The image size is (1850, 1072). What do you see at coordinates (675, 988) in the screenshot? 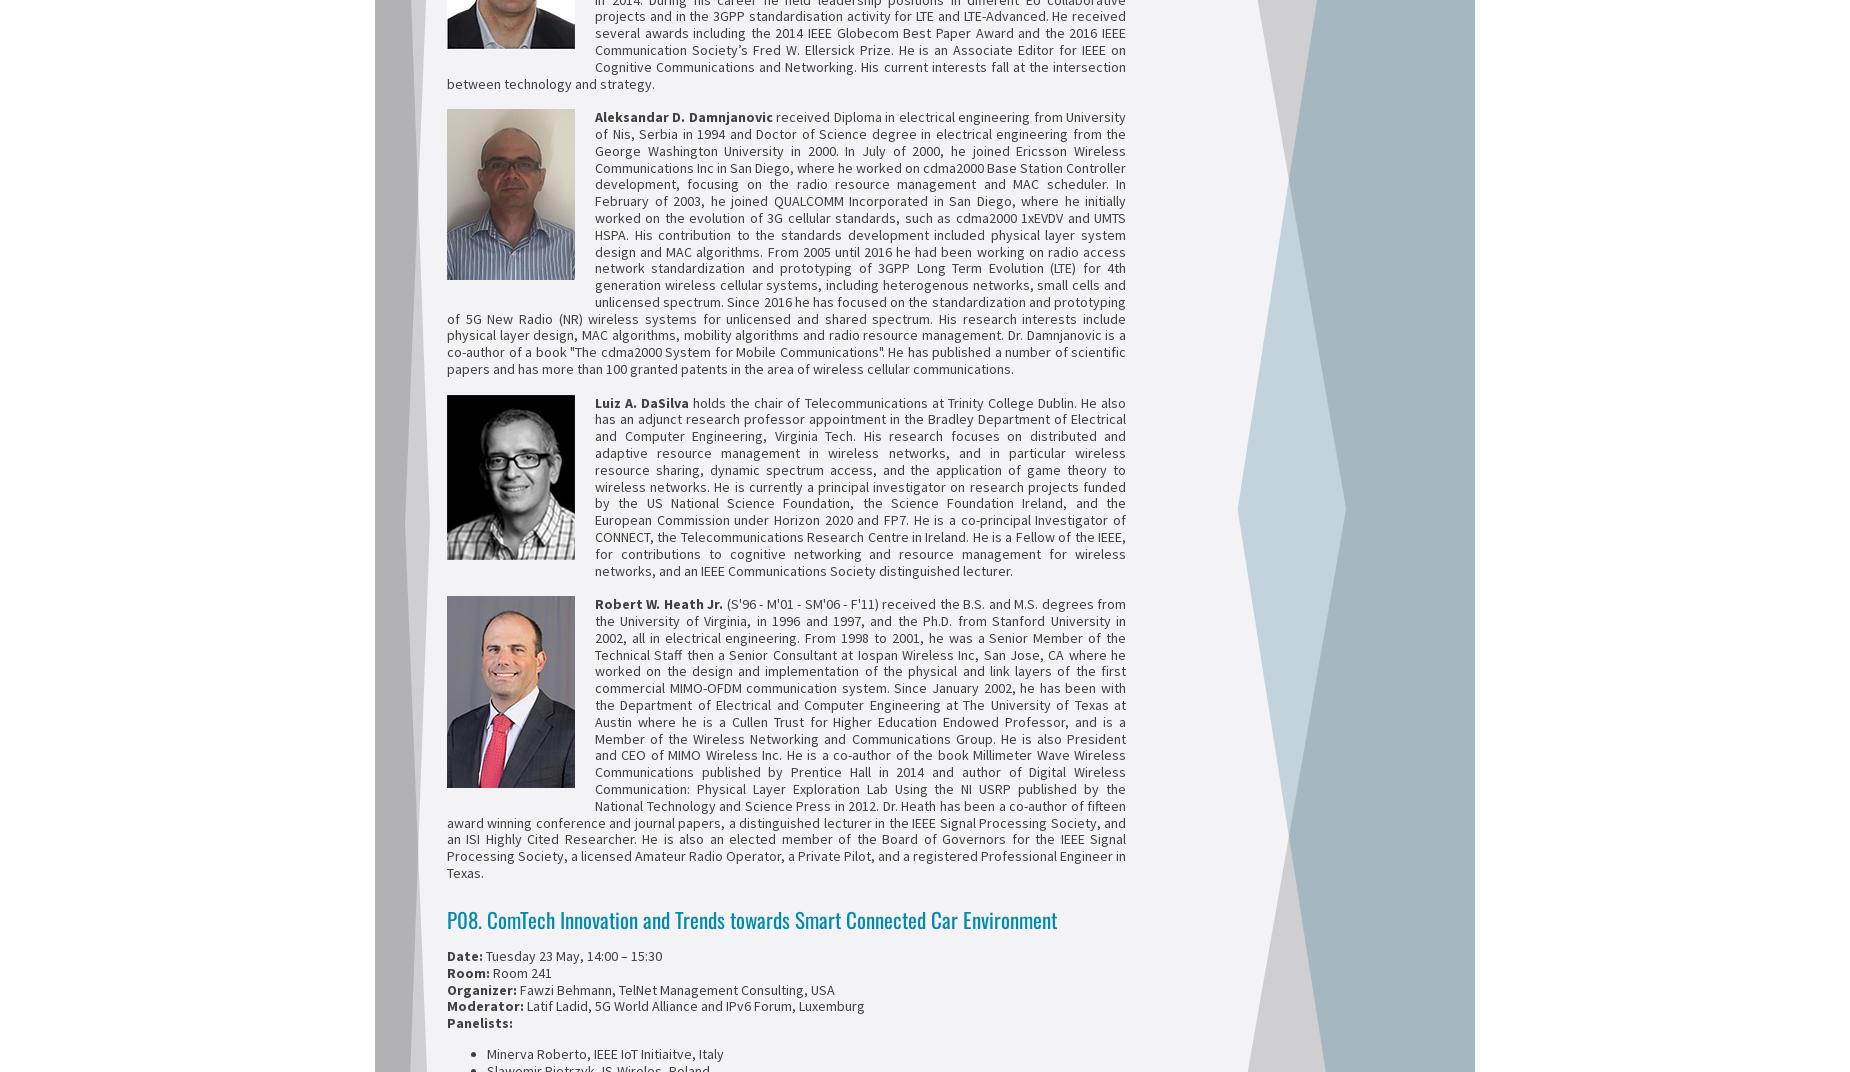
I see `'Fawzi Behmann, TelNet Management Consulting, USA'` at bounding box center [675, 988].